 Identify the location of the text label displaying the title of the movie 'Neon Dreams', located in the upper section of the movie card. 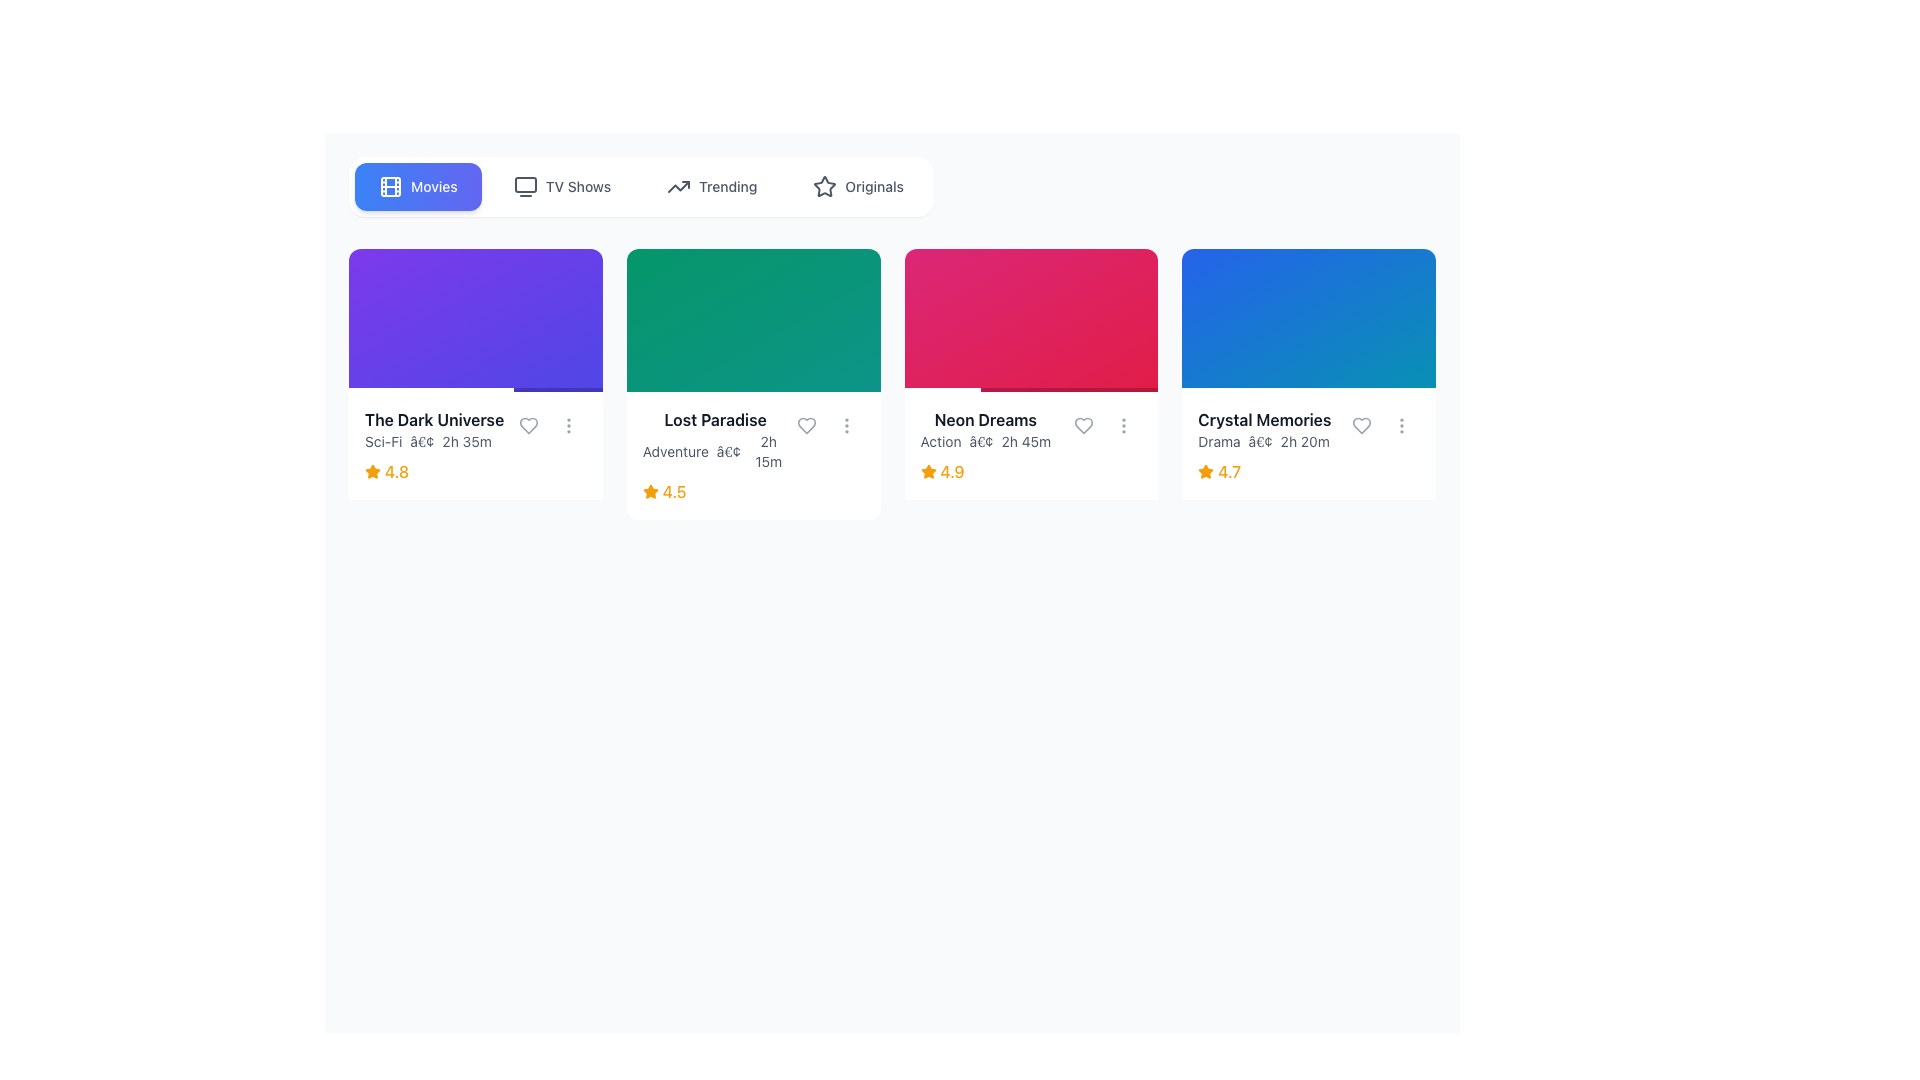
(985, 418).